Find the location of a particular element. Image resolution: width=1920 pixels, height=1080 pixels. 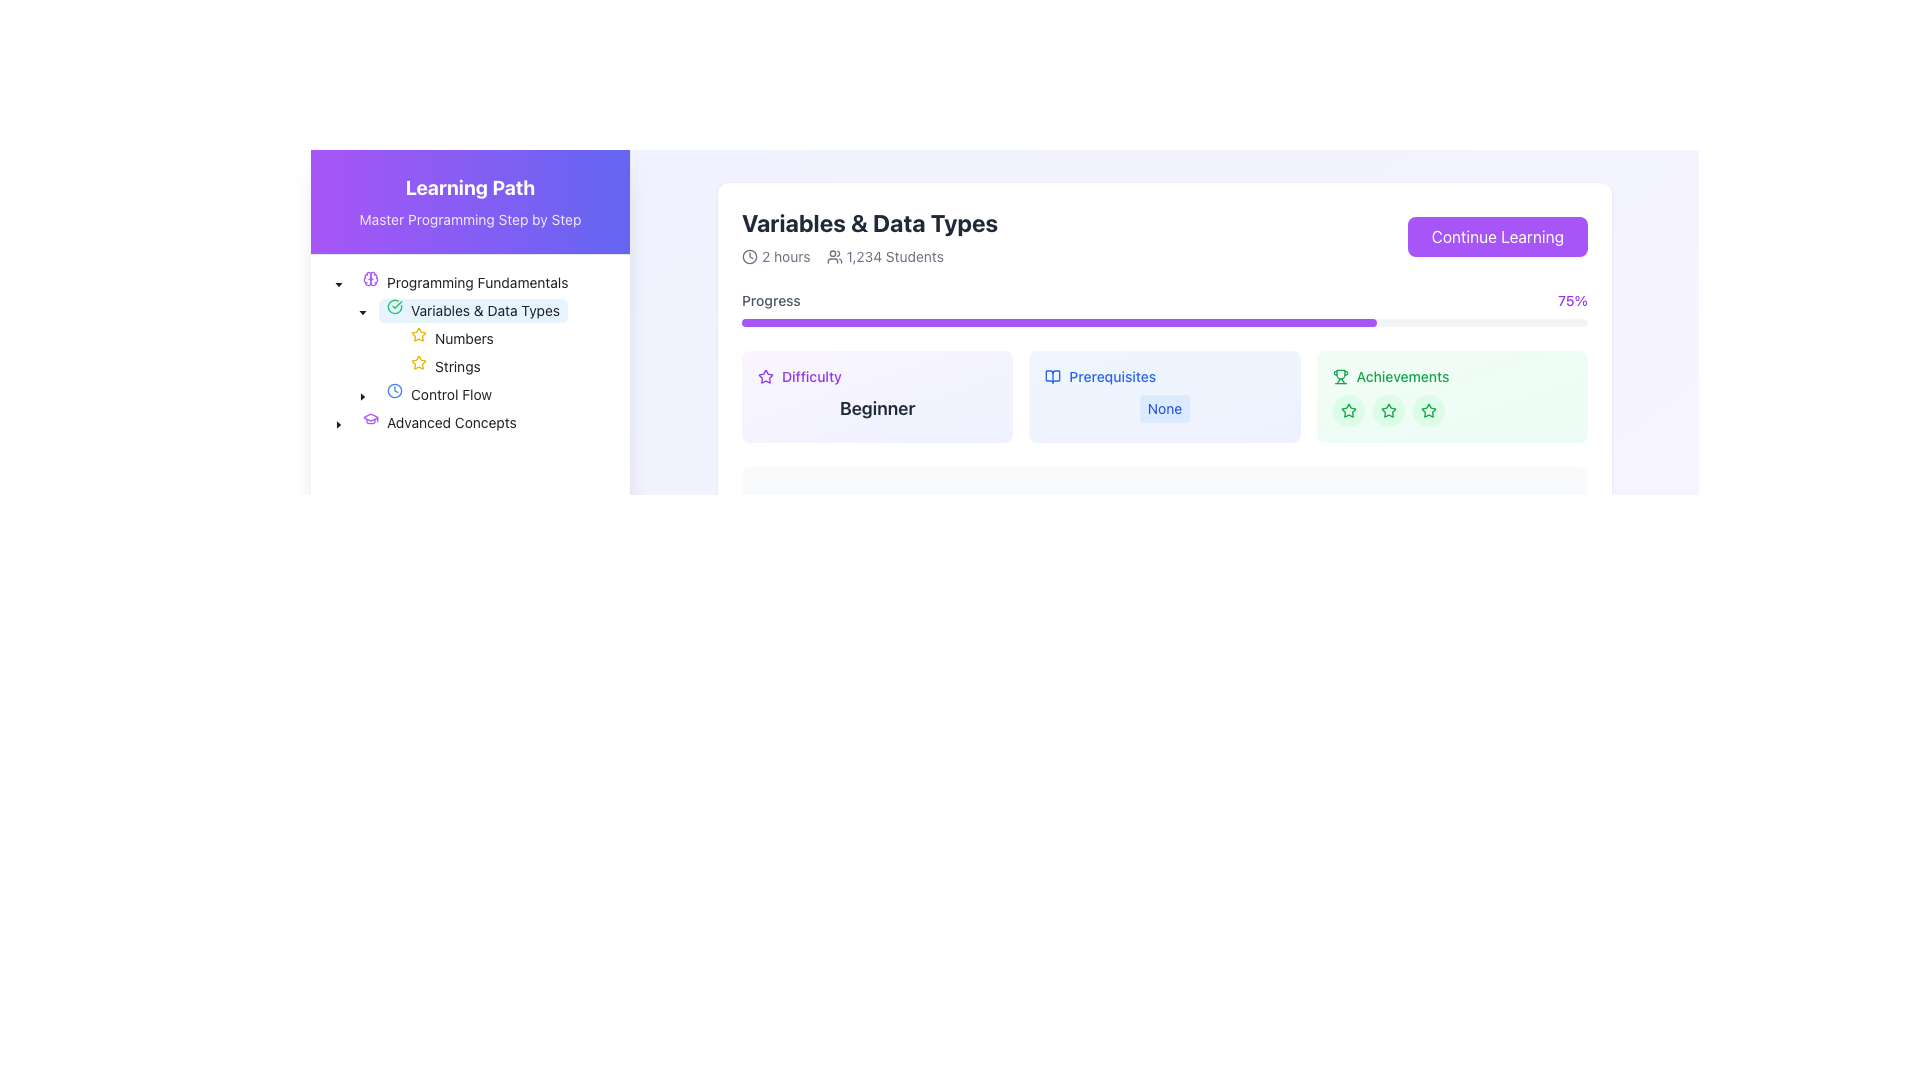

the 'Strings' text label in the tree hierarchy is located at coordinates (456, 366).